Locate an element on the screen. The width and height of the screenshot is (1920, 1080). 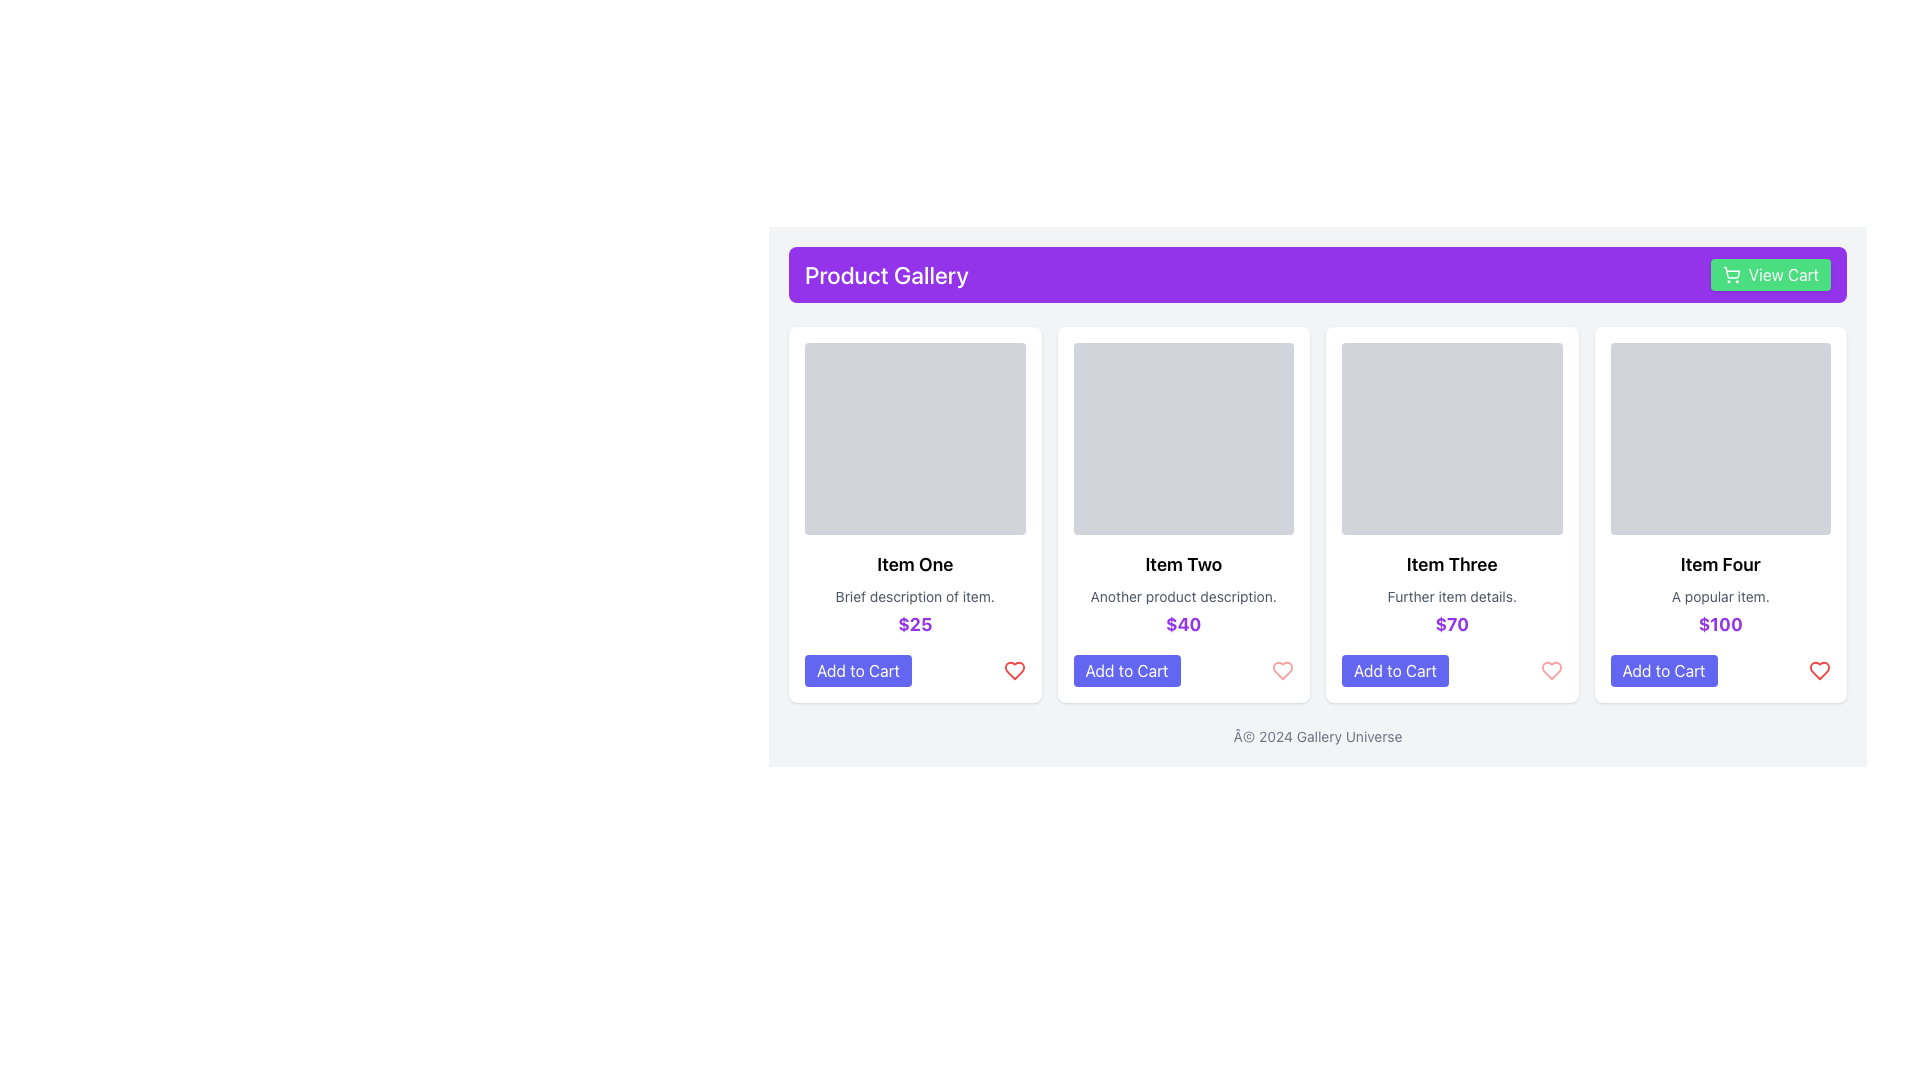
the static text label displaying 'Further item details.' located under the title 'Item Three' in the third product card is located at coordinates (1452, 596).